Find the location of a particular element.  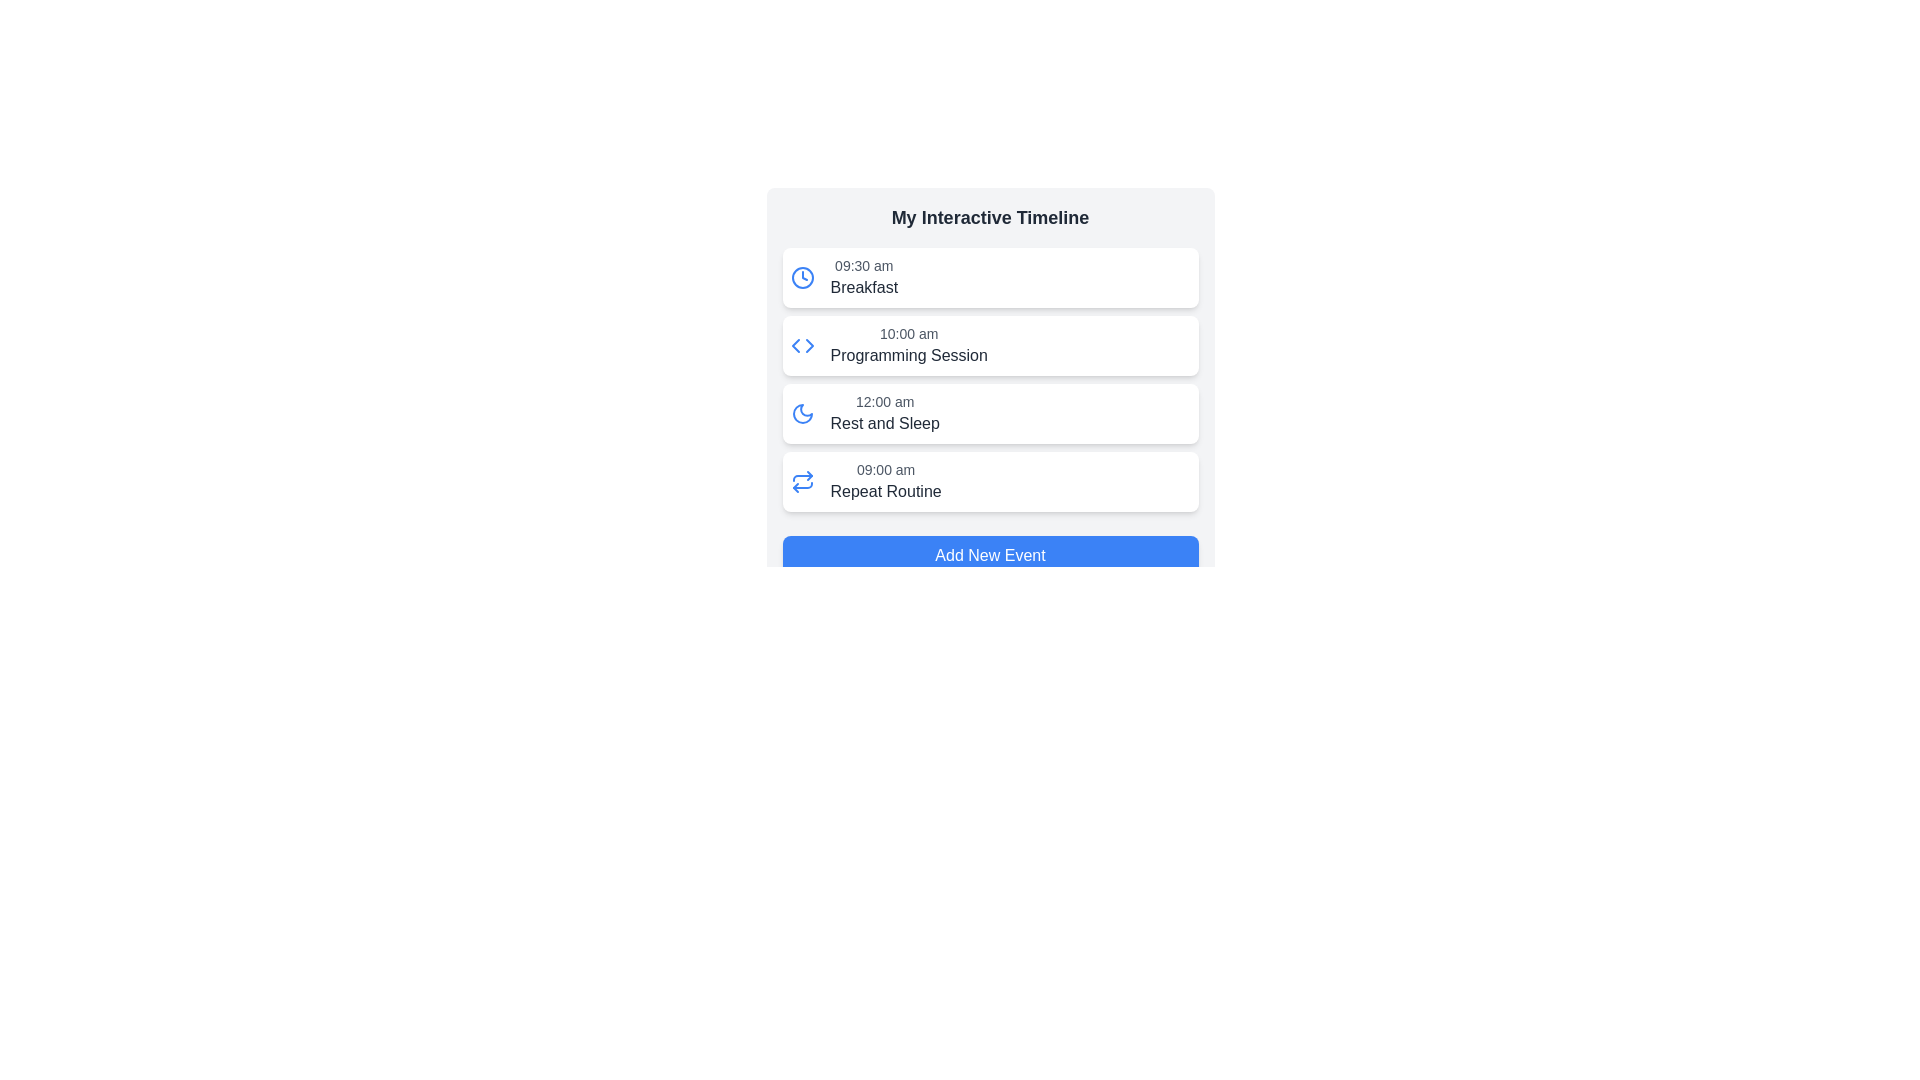

the Timeline Event Card displaying '12:00 am' and 'Rest and Sleep', which is the third card in the list, located between the '10:00 am Programming Session' and '09:00 am Repeat Routine' cards is located at coordinates (990, 412).